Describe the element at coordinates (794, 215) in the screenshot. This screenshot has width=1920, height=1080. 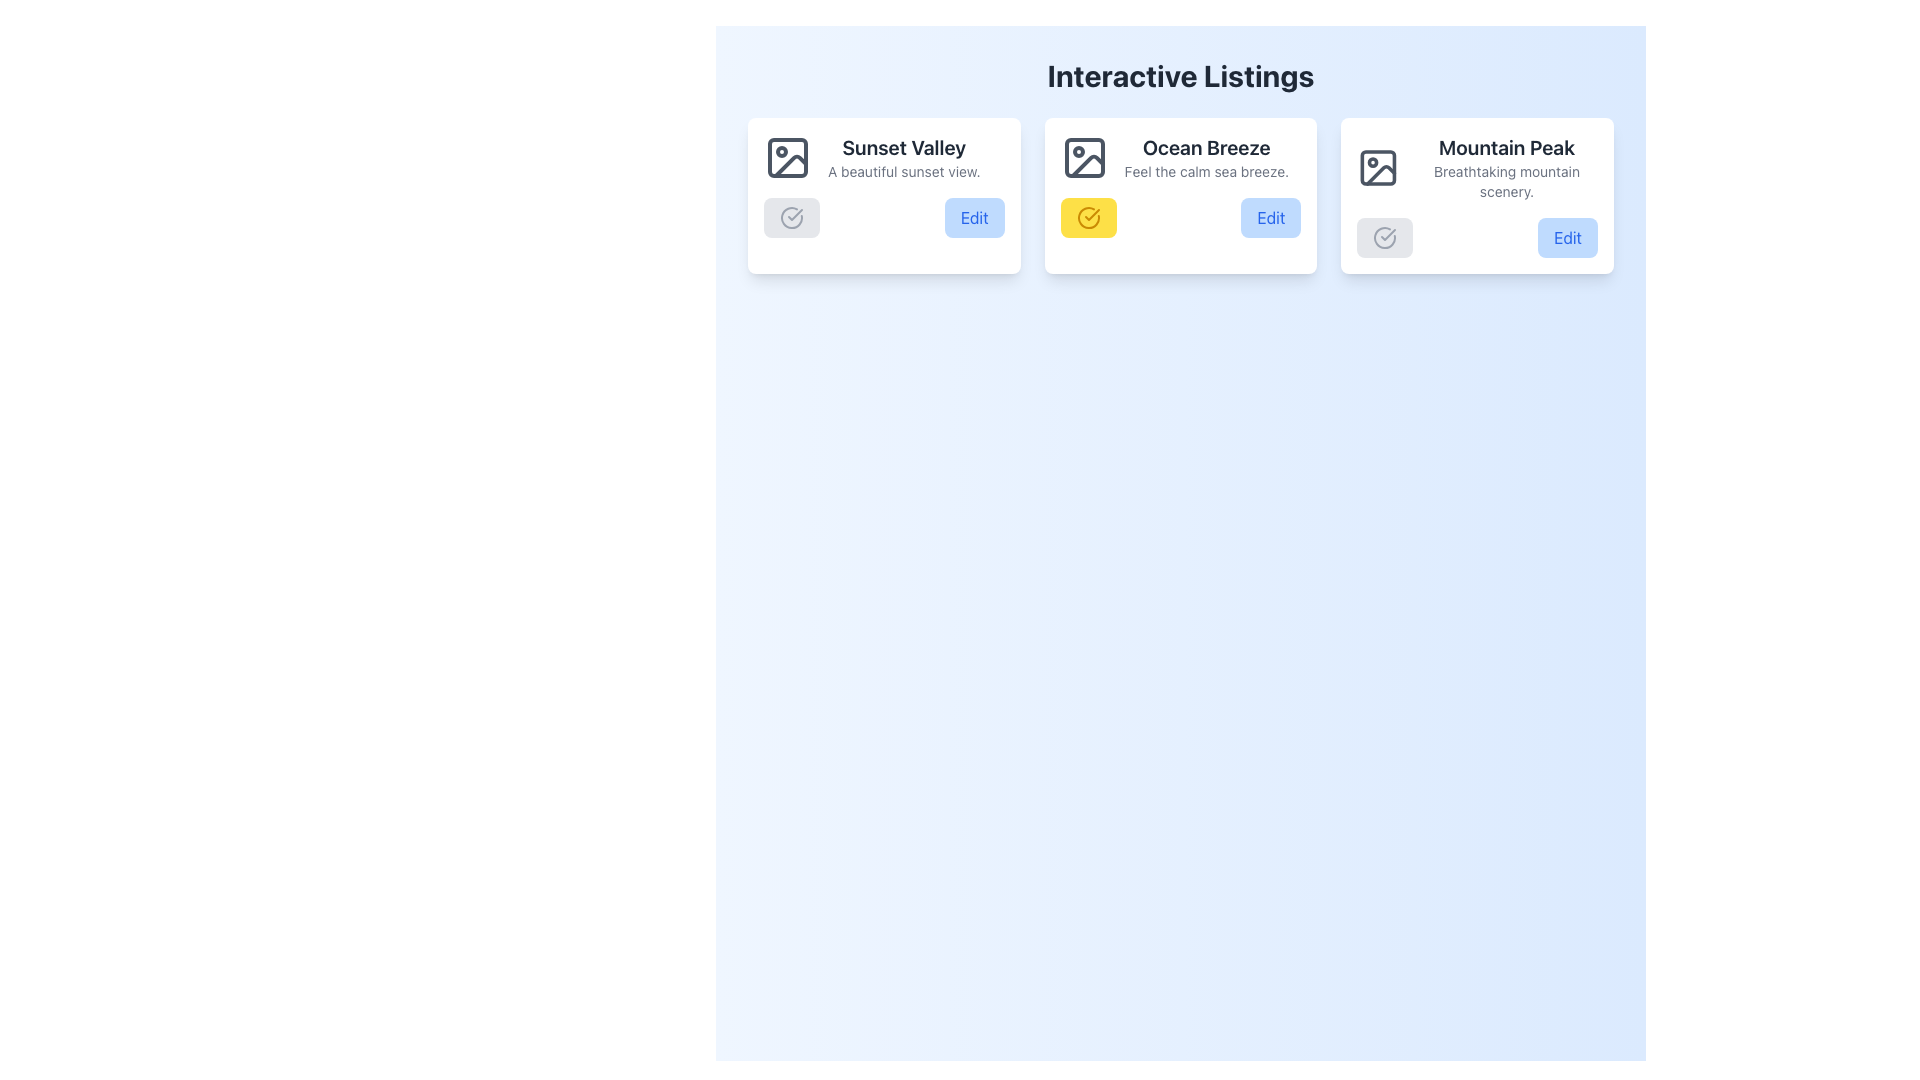
I see `the monochrome checkmark icon within the yellow circular outline located in the second card of the horizontally arranged card list titled 'Ocean Breeze'` at that location.